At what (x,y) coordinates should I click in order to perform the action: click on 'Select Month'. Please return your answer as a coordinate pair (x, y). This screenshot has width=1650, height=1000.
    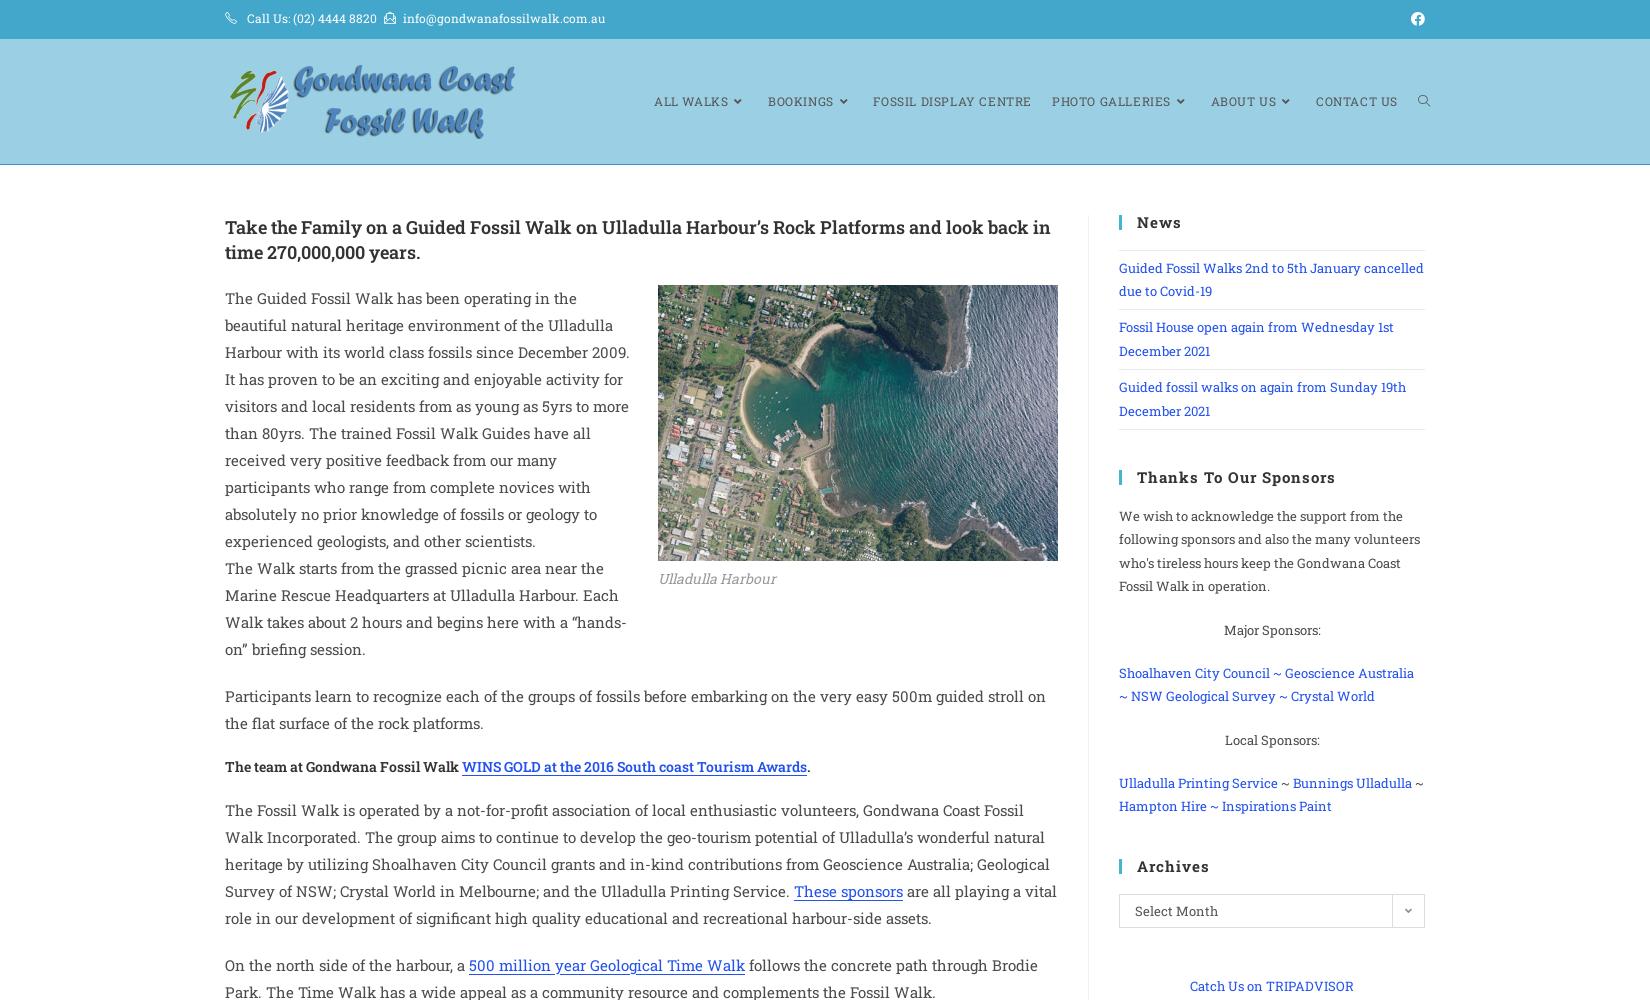
    Looking at the image, I should click on (1176, 910).